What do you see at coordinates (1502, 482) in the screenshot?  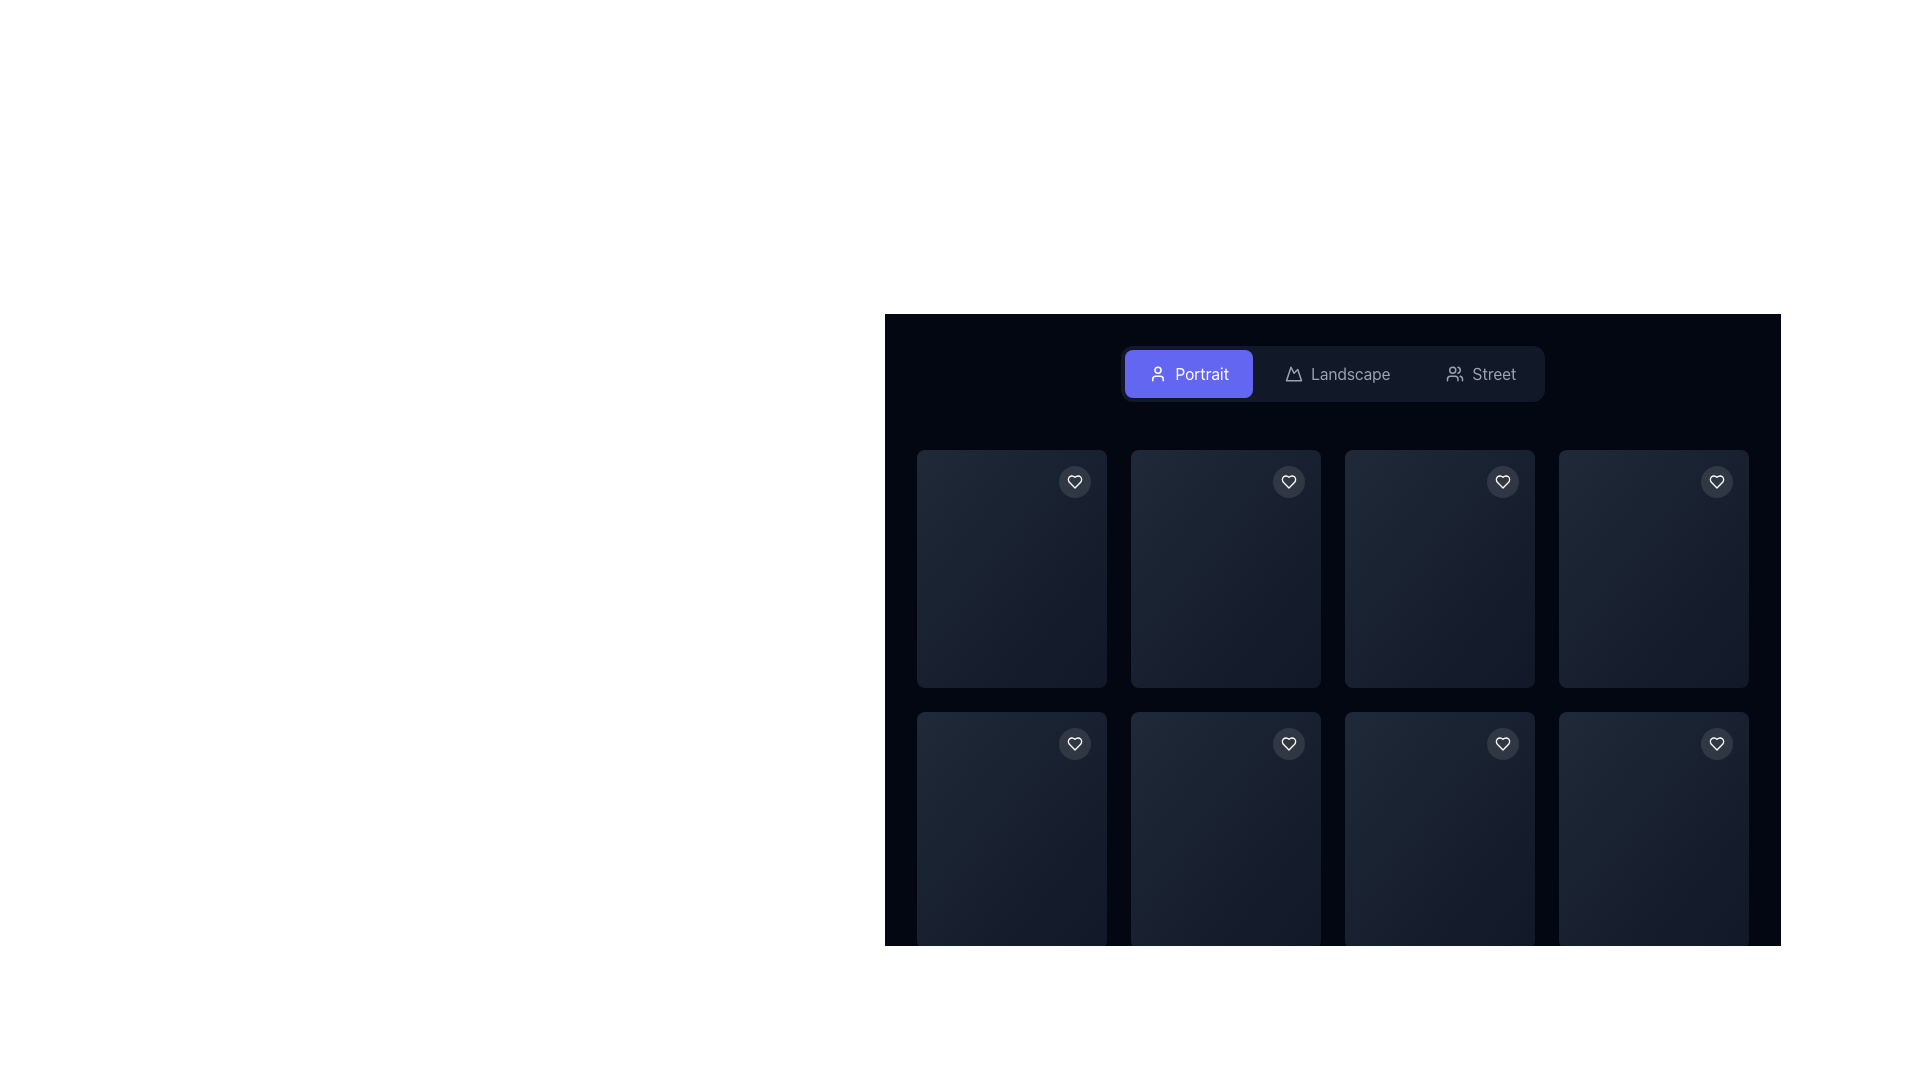 I see `the heart icon located` at bounding box center [1502, 482].